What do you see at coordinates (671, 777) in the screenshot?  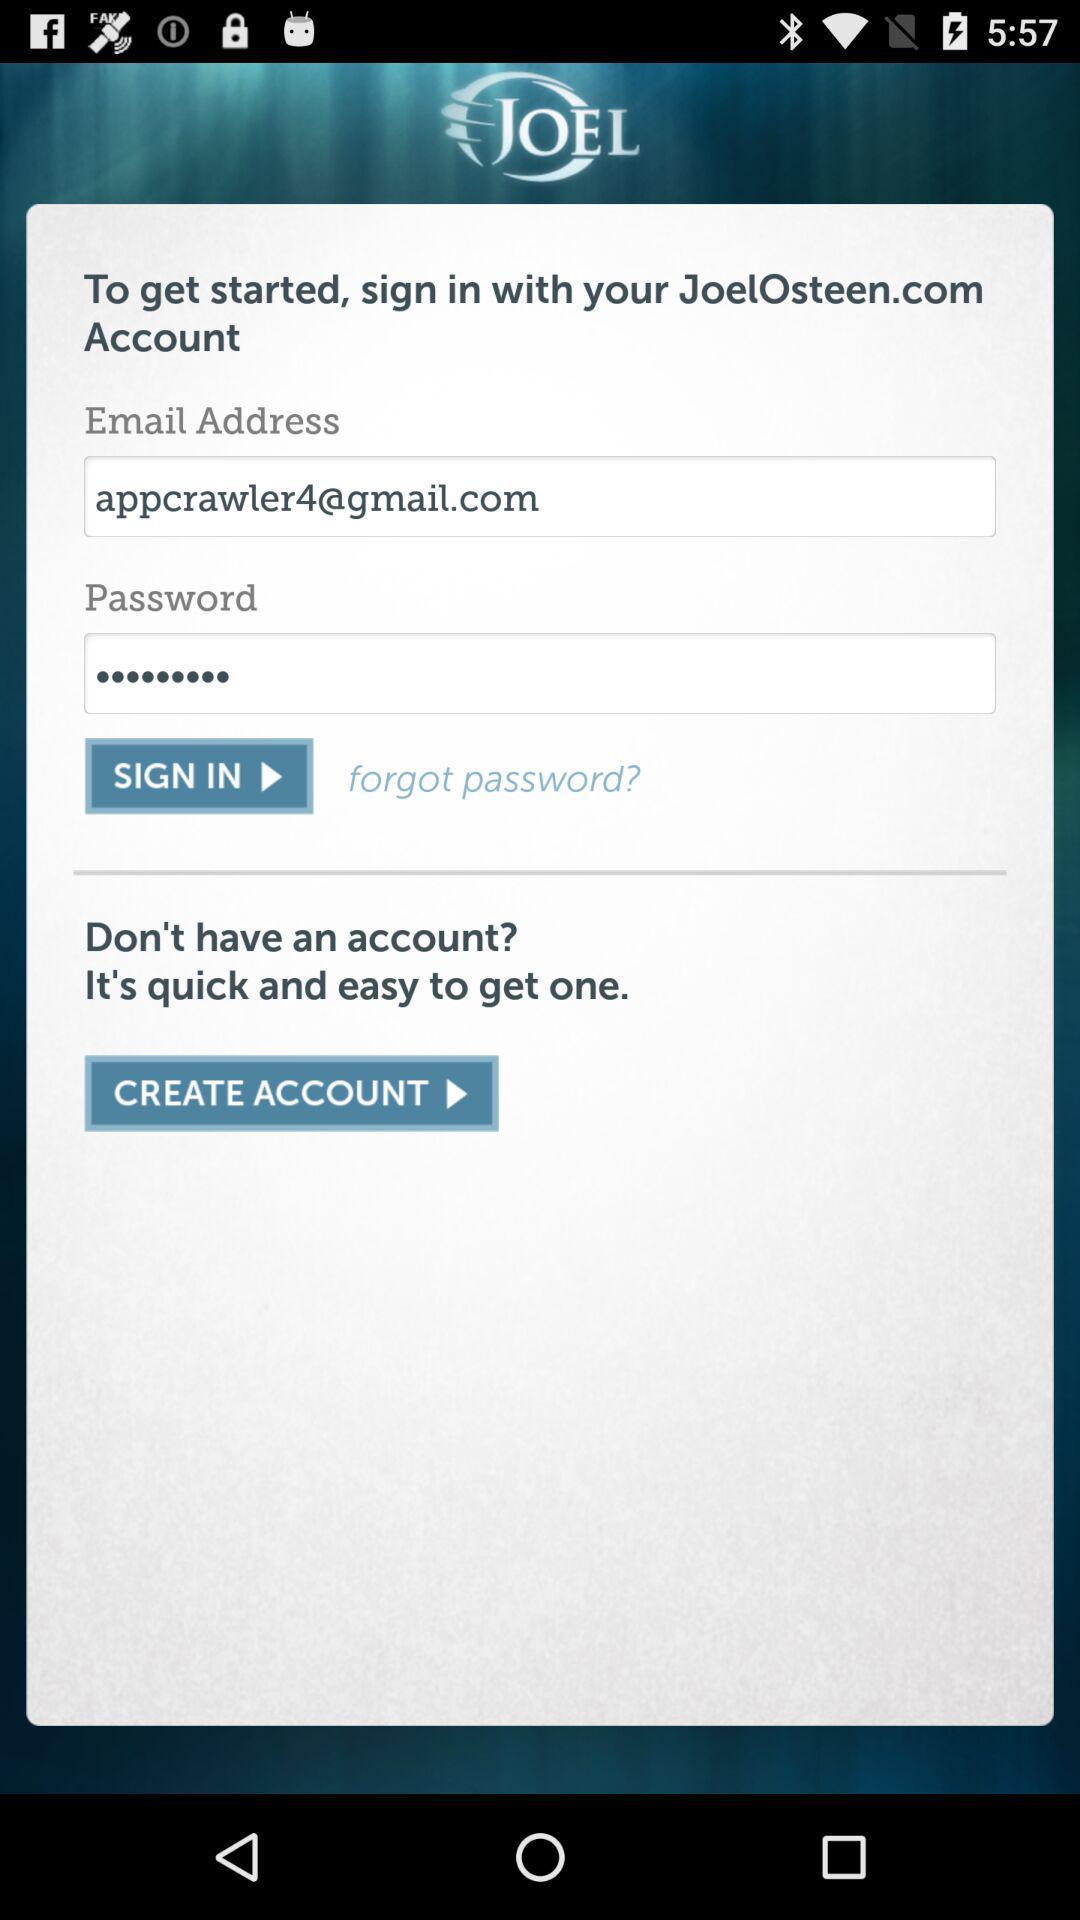 I see `the item below crowd3116` at bounding box center [671, 777].